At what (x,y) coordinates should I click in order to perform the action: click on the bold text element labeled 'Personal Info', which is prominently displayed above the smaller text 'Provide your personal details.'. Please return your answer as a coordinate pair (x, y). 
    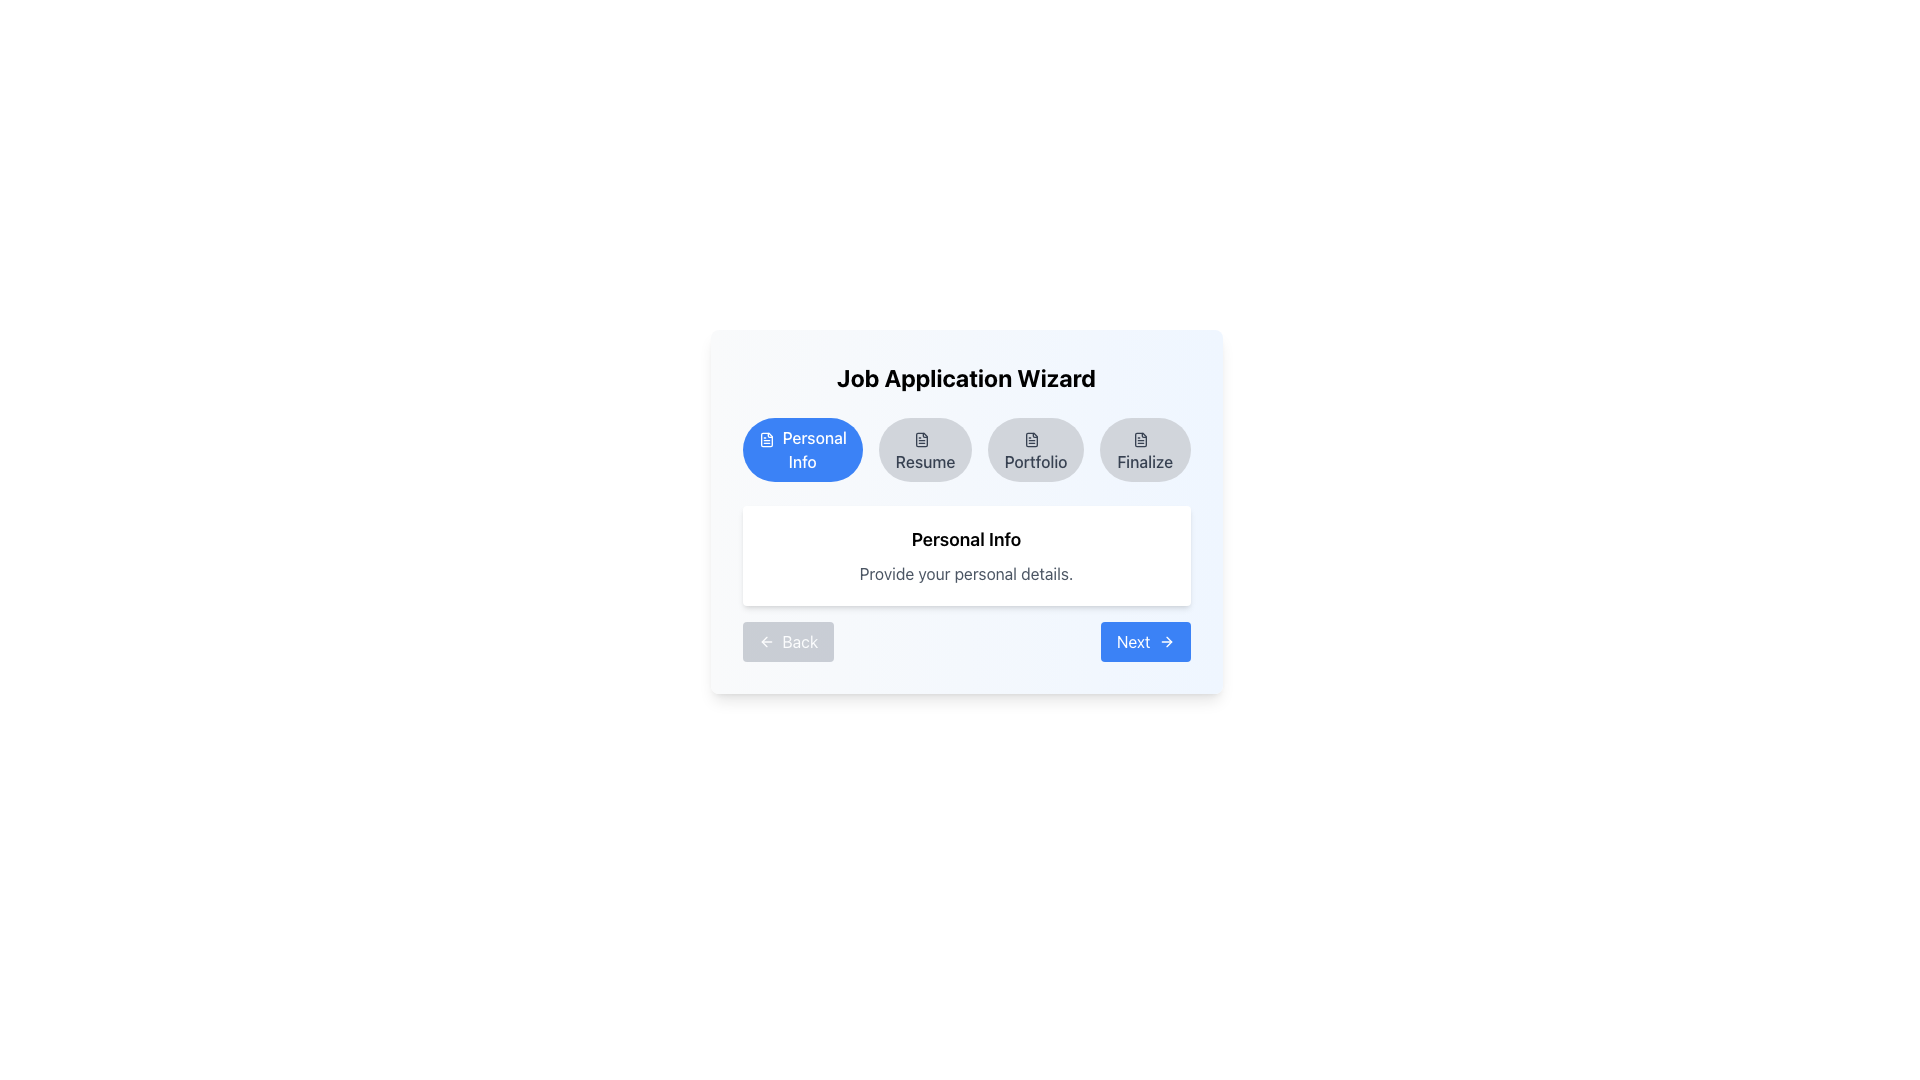
    Looking at the image, I should click on (966, 540).